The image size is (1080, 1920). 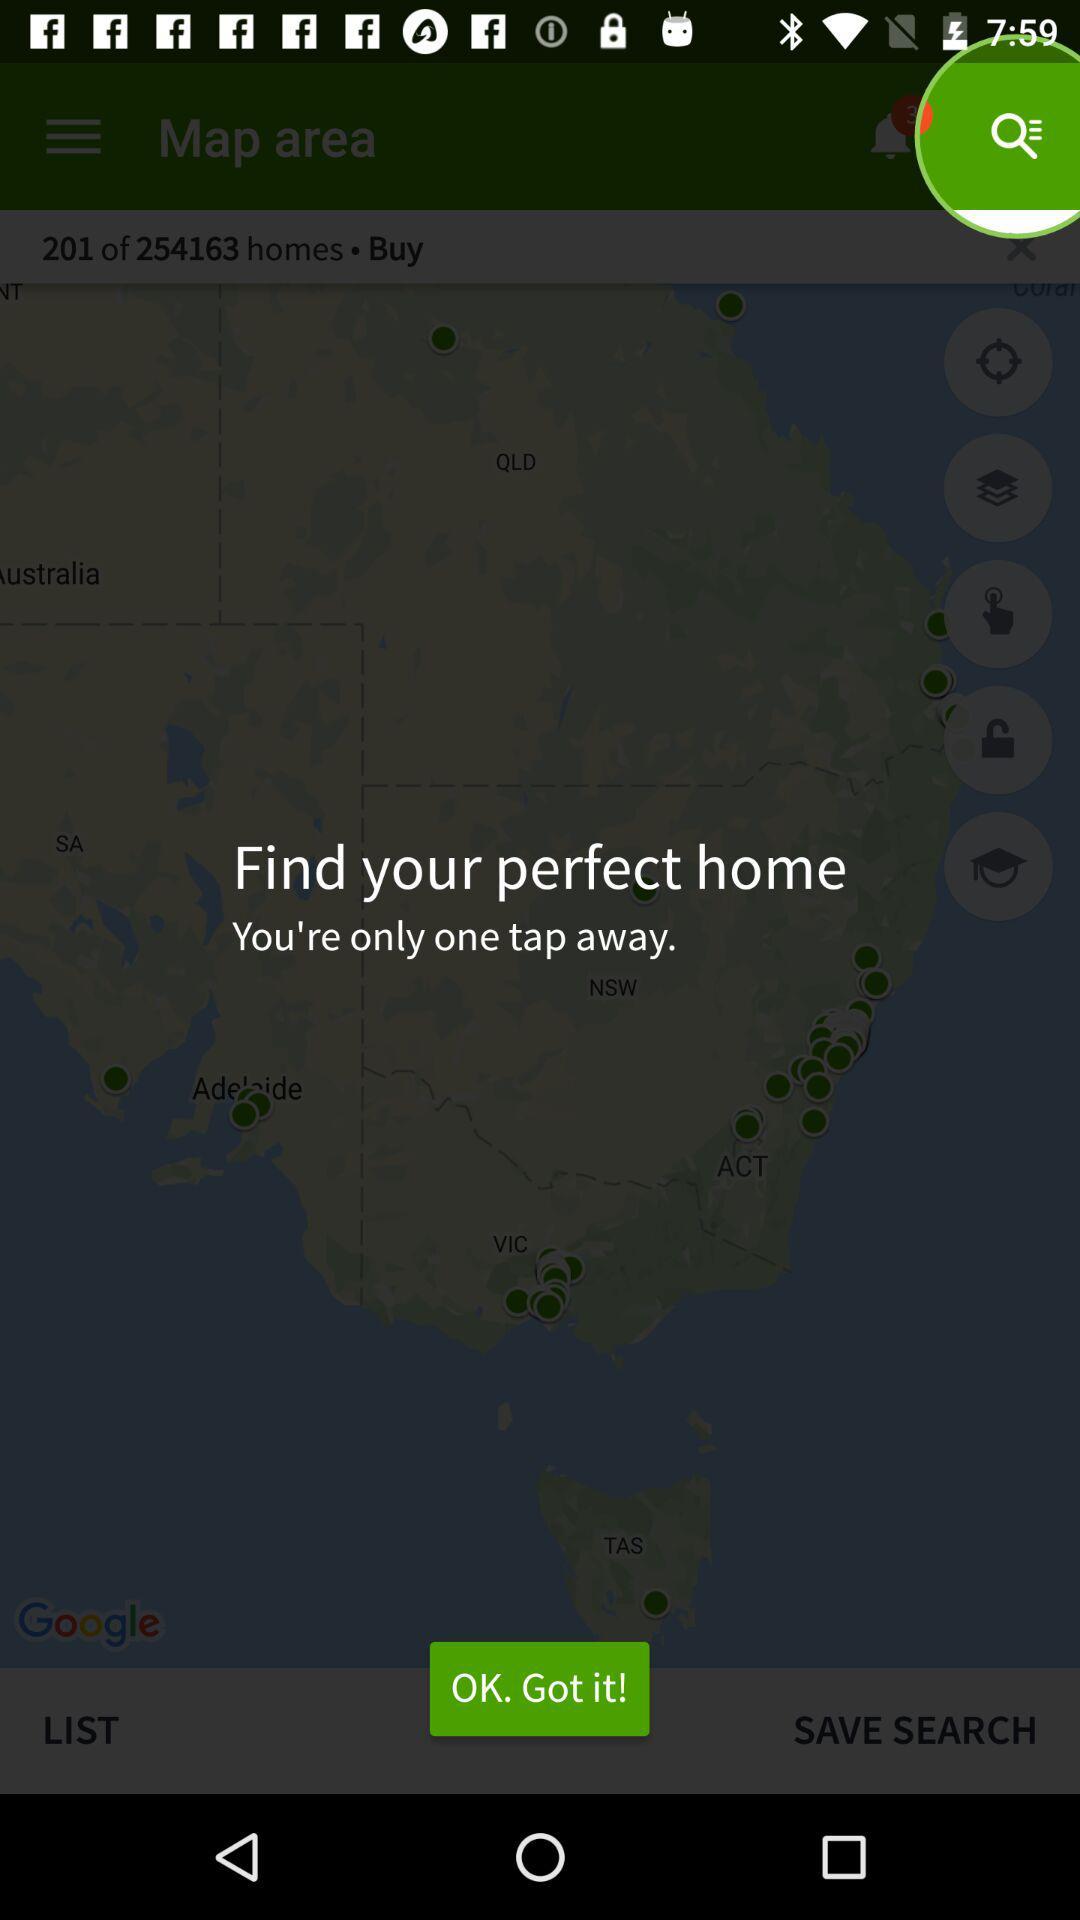 What do you see at coordinates (72, 135) in the screenshot?
I see `the item next to the map area icon` at bounding box center [72, 135].